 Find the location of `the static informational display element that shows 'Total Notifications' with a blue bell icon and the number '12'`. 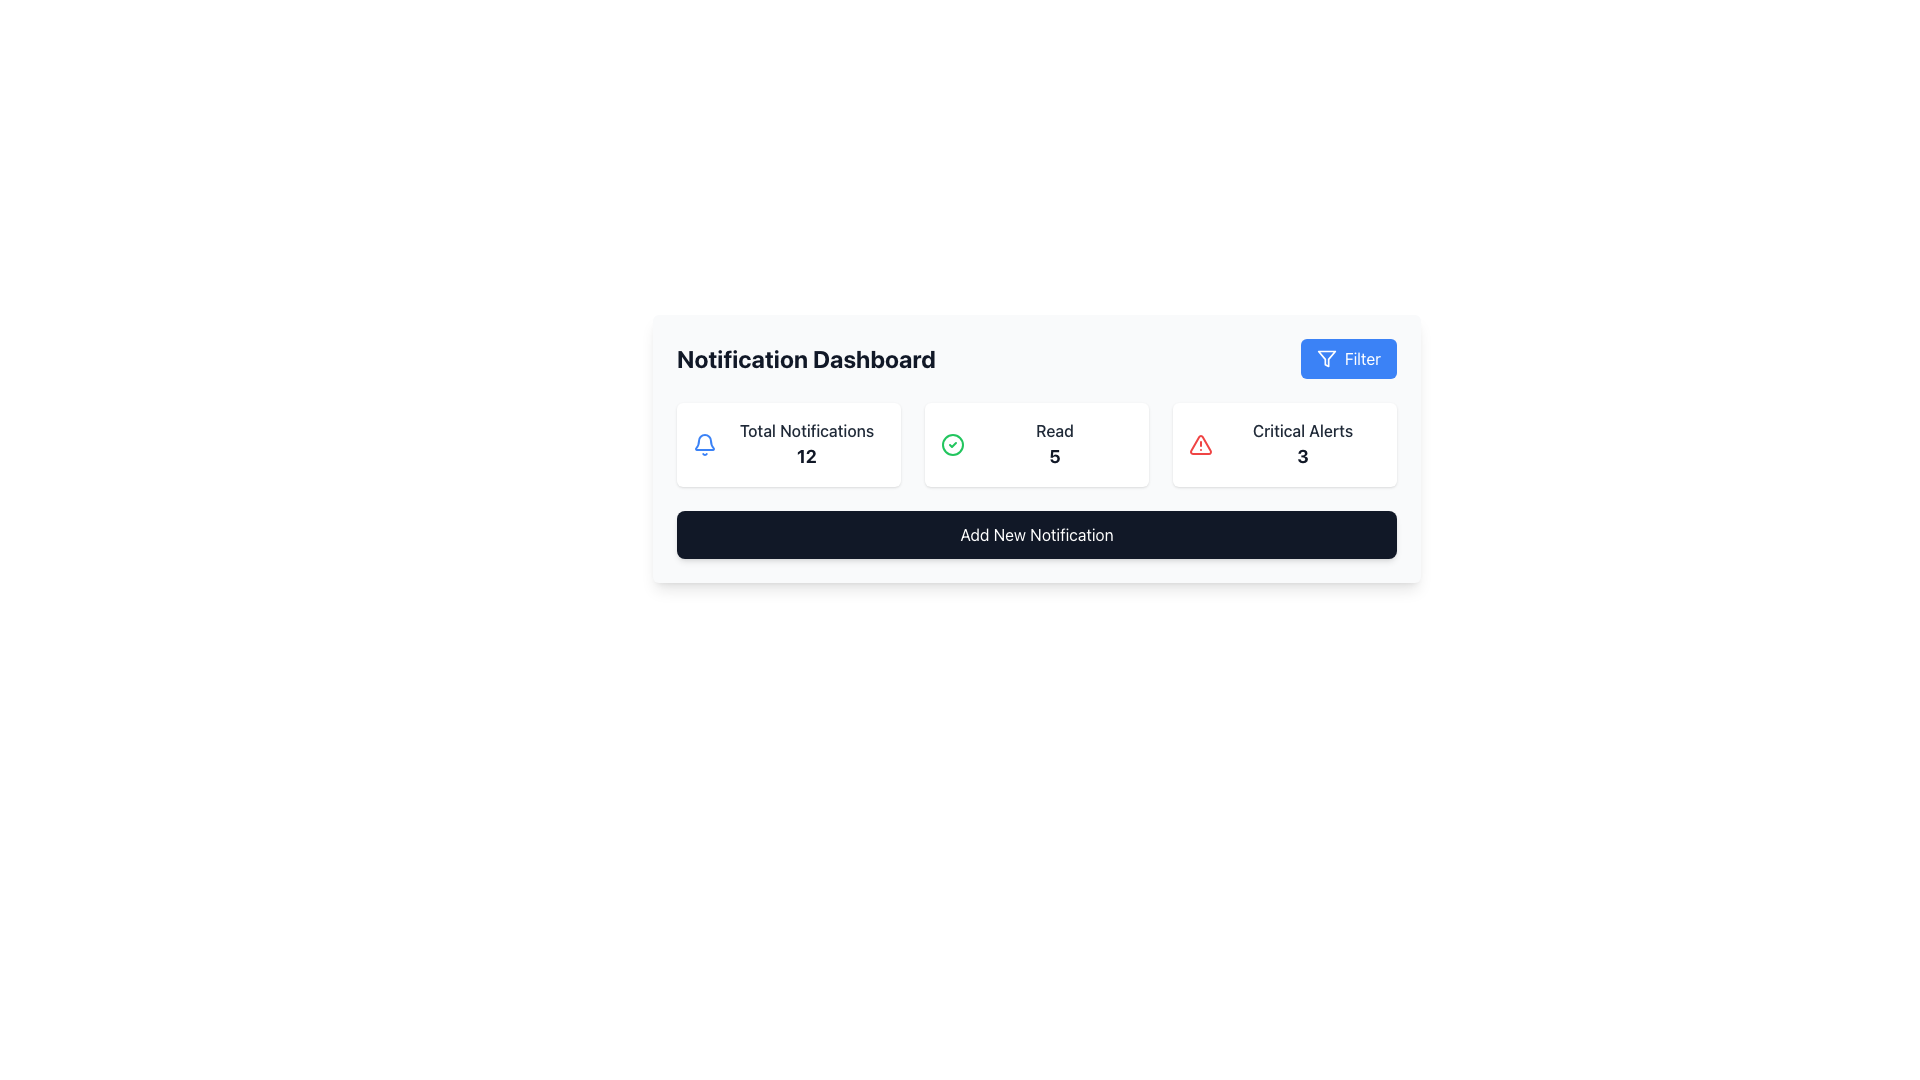

the static informational display element that shows 'Total Notifications' with a blue bell icon and the number '12' is located at coordinates (787, 443).